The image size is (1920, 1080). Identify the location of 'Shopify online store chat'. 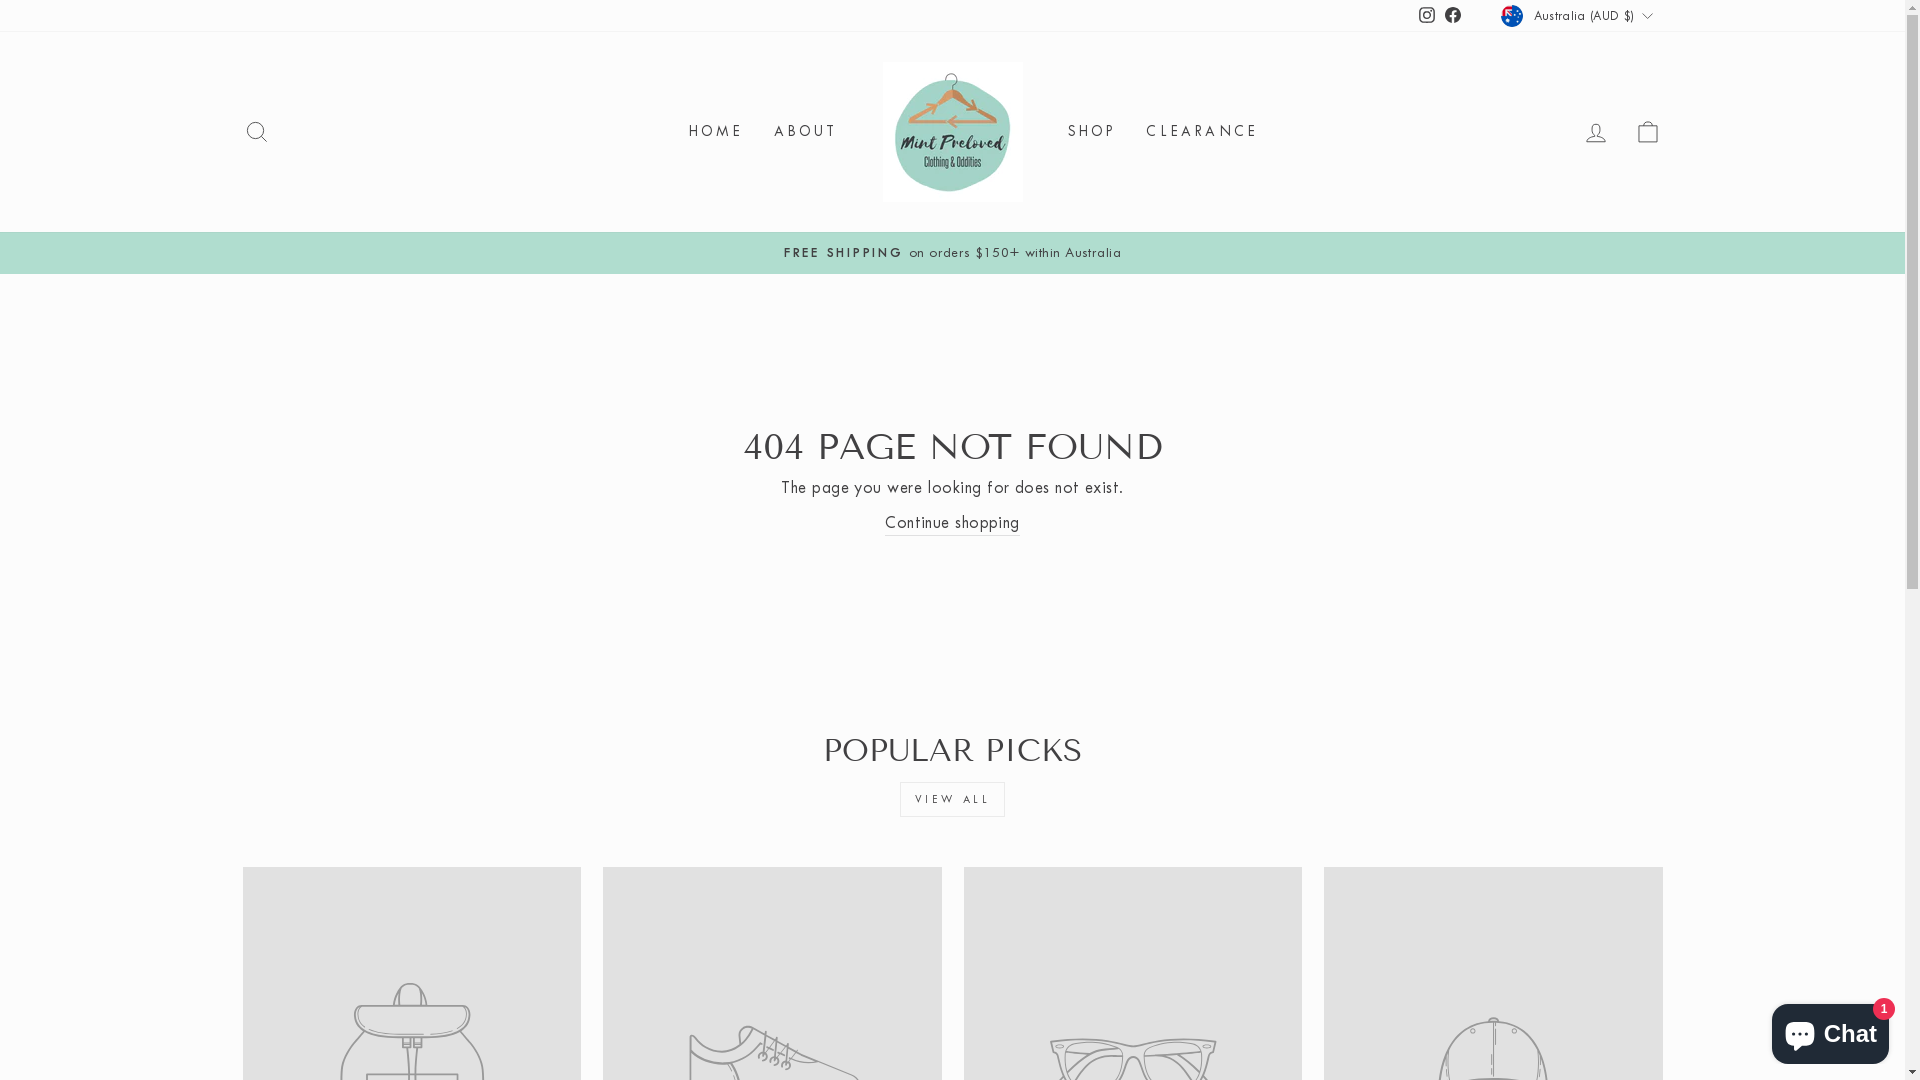
(1830, 1029).